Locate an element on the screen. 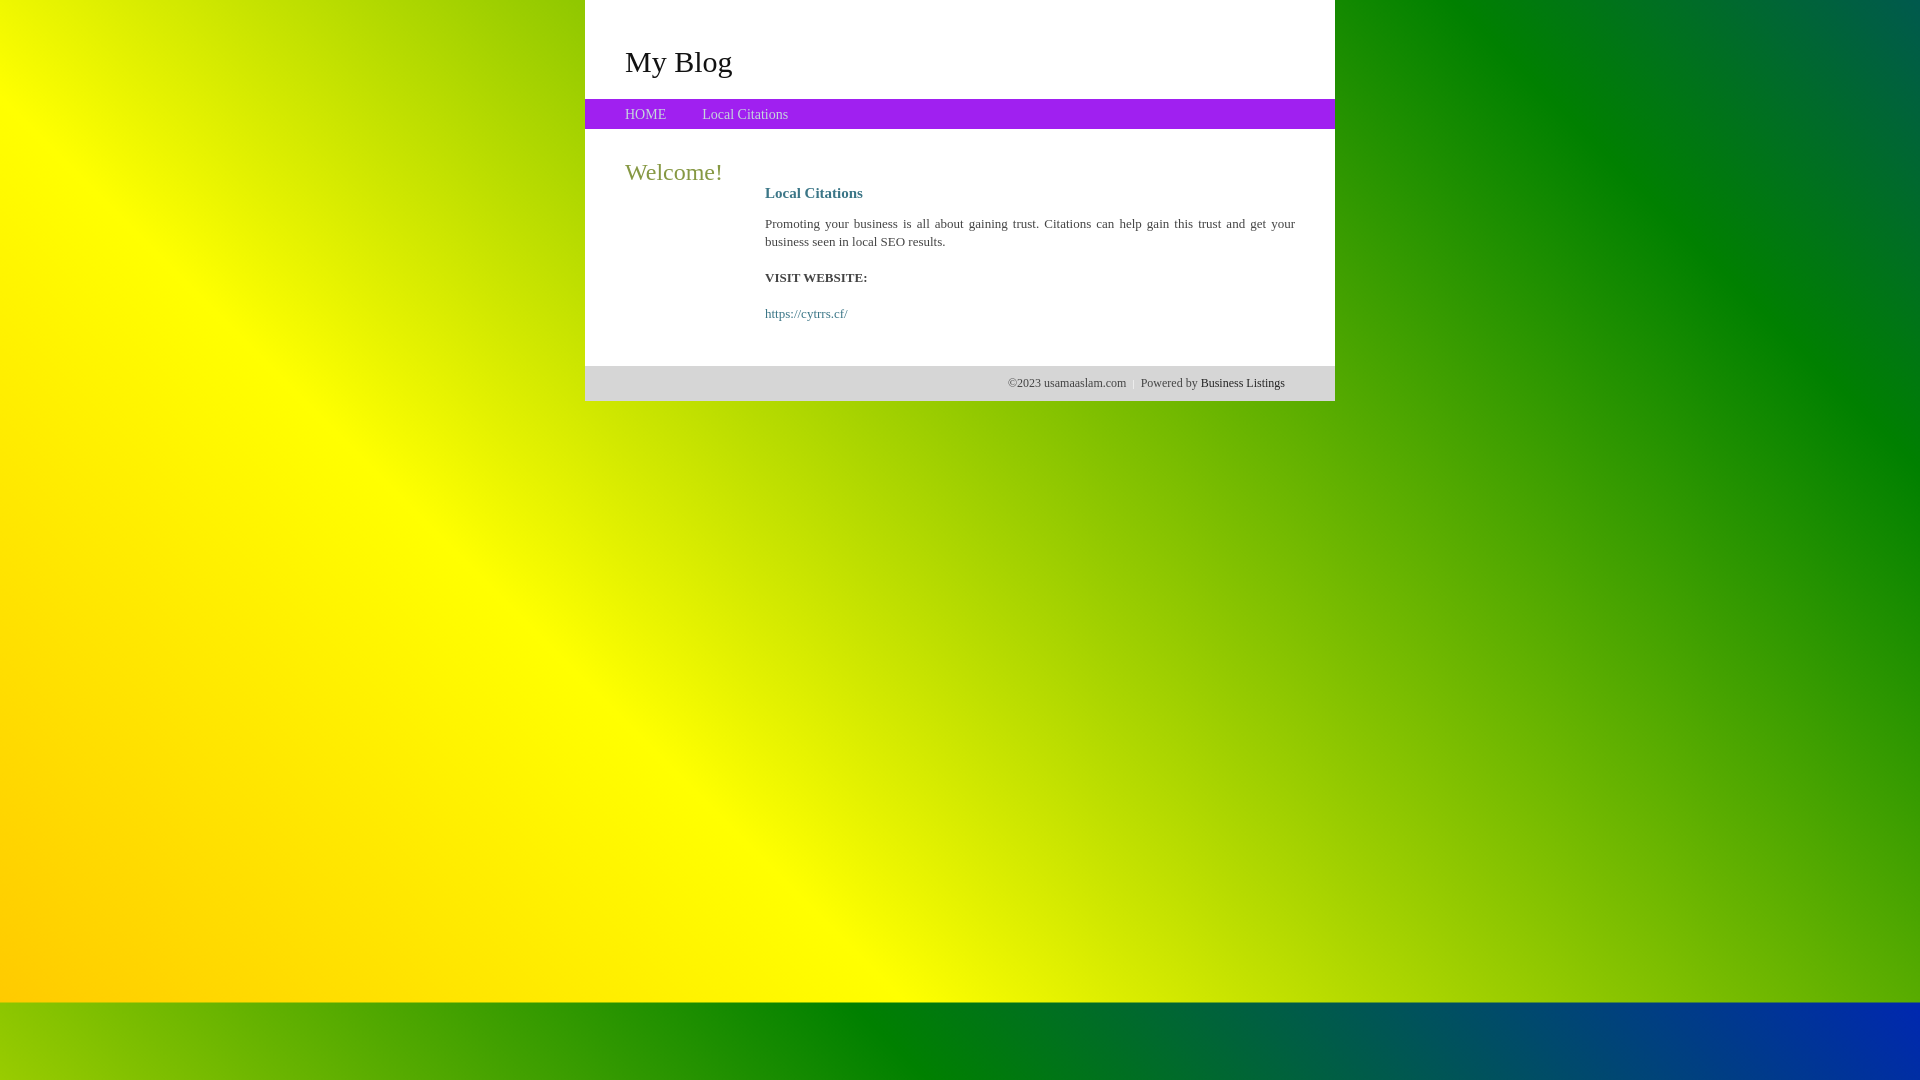 Image resolution: width=1920 pixels, height=1080 pixels. 'Business Listings' is located at coordinates (1242, 382).